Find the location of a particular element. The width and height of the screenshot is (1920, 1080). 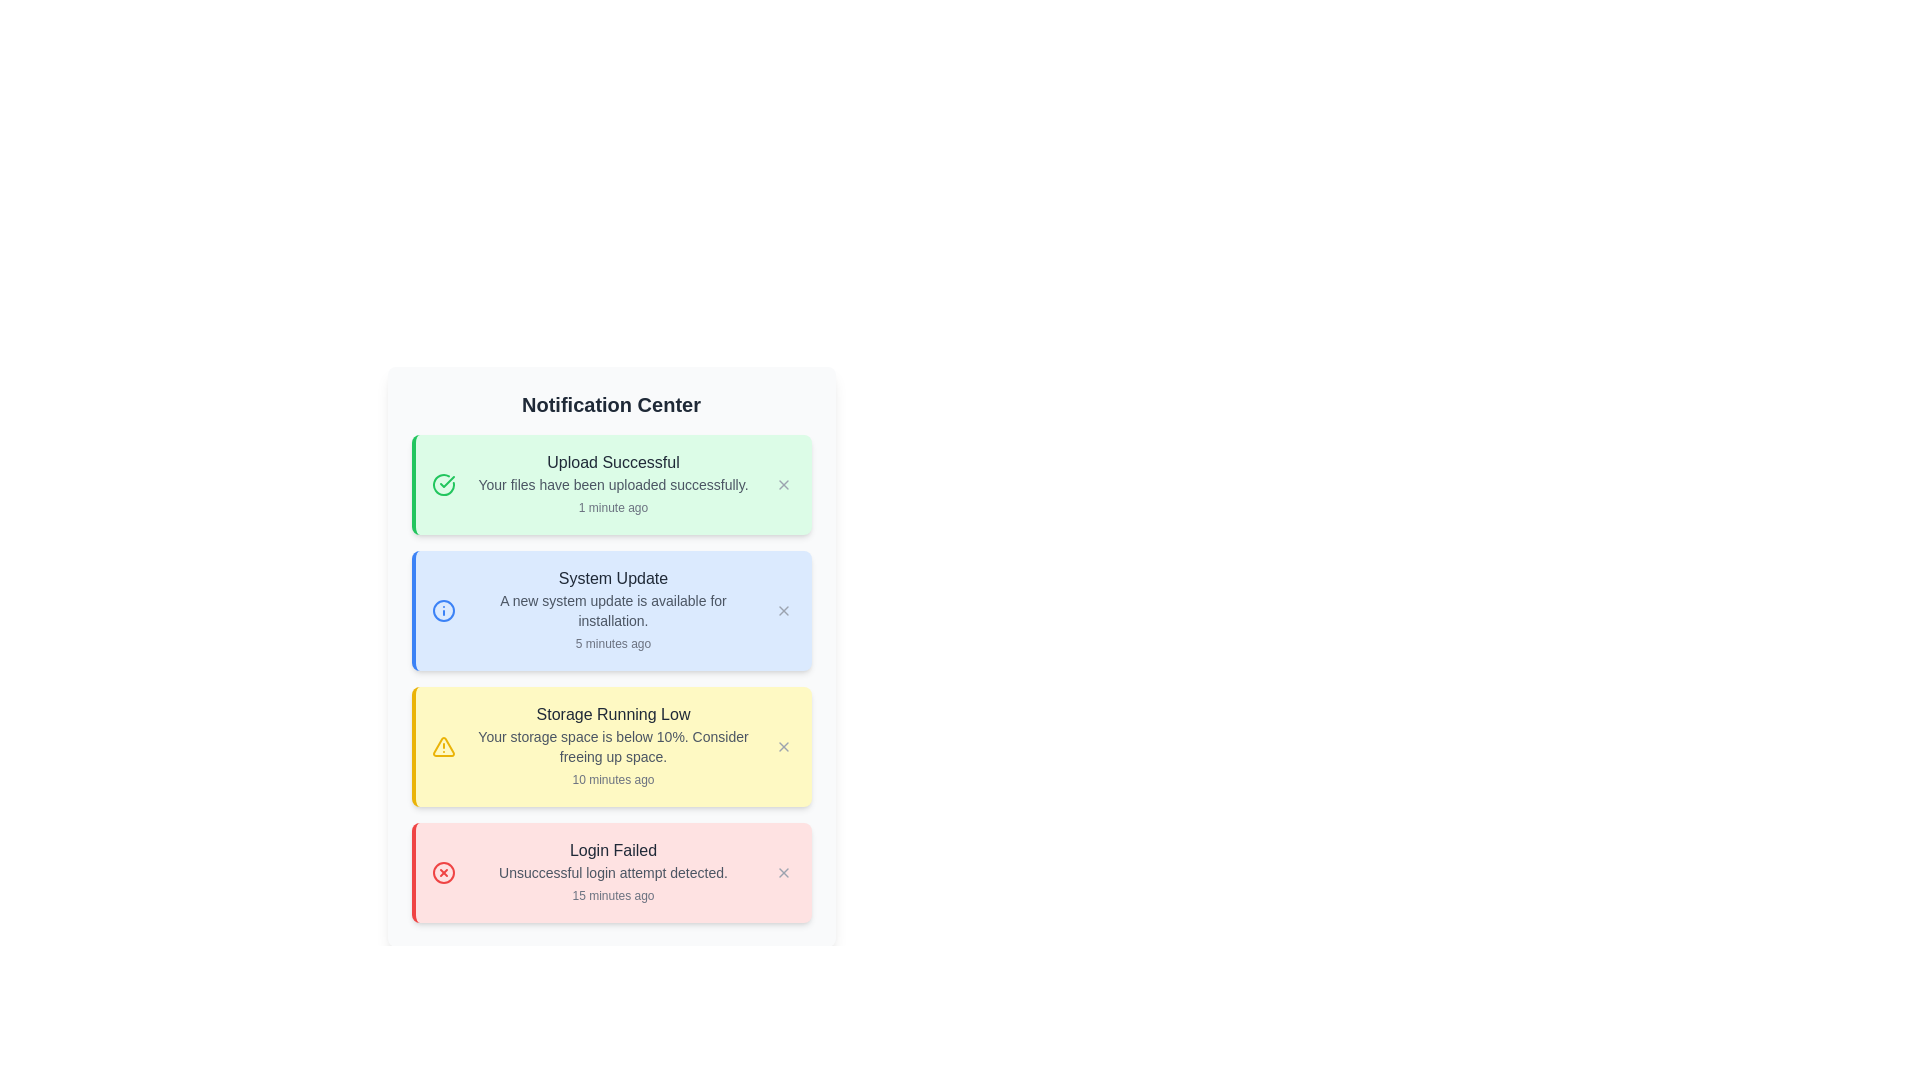

the yellow warning icon shaped like a triangle with an exclamation mark, which is part of the 'Storage Running Low' notification panel is located at coordinates (442, 747).